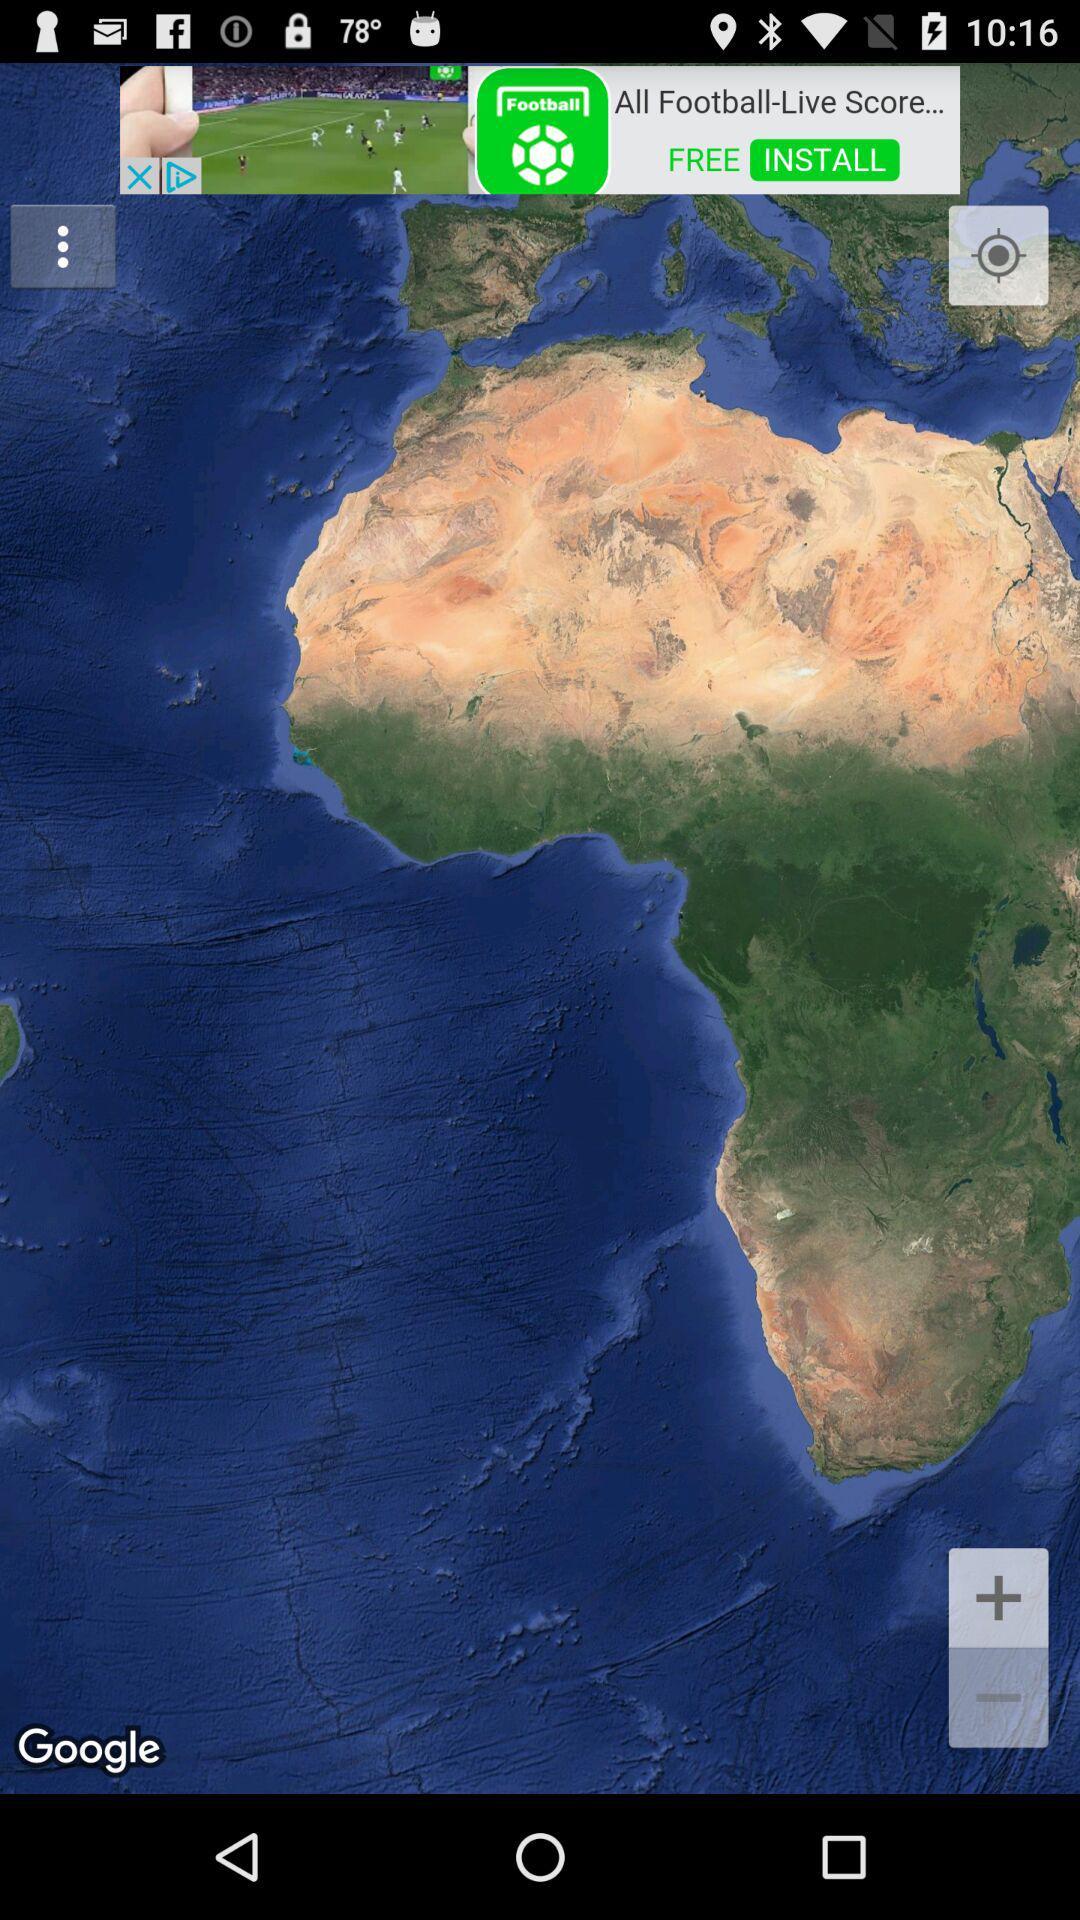 The height and width of the screenshot is (1920, 1080). What do you see at coordinates (540, 127) in the screenshot?
I see `item at the top` at bounding box center [540, 127].